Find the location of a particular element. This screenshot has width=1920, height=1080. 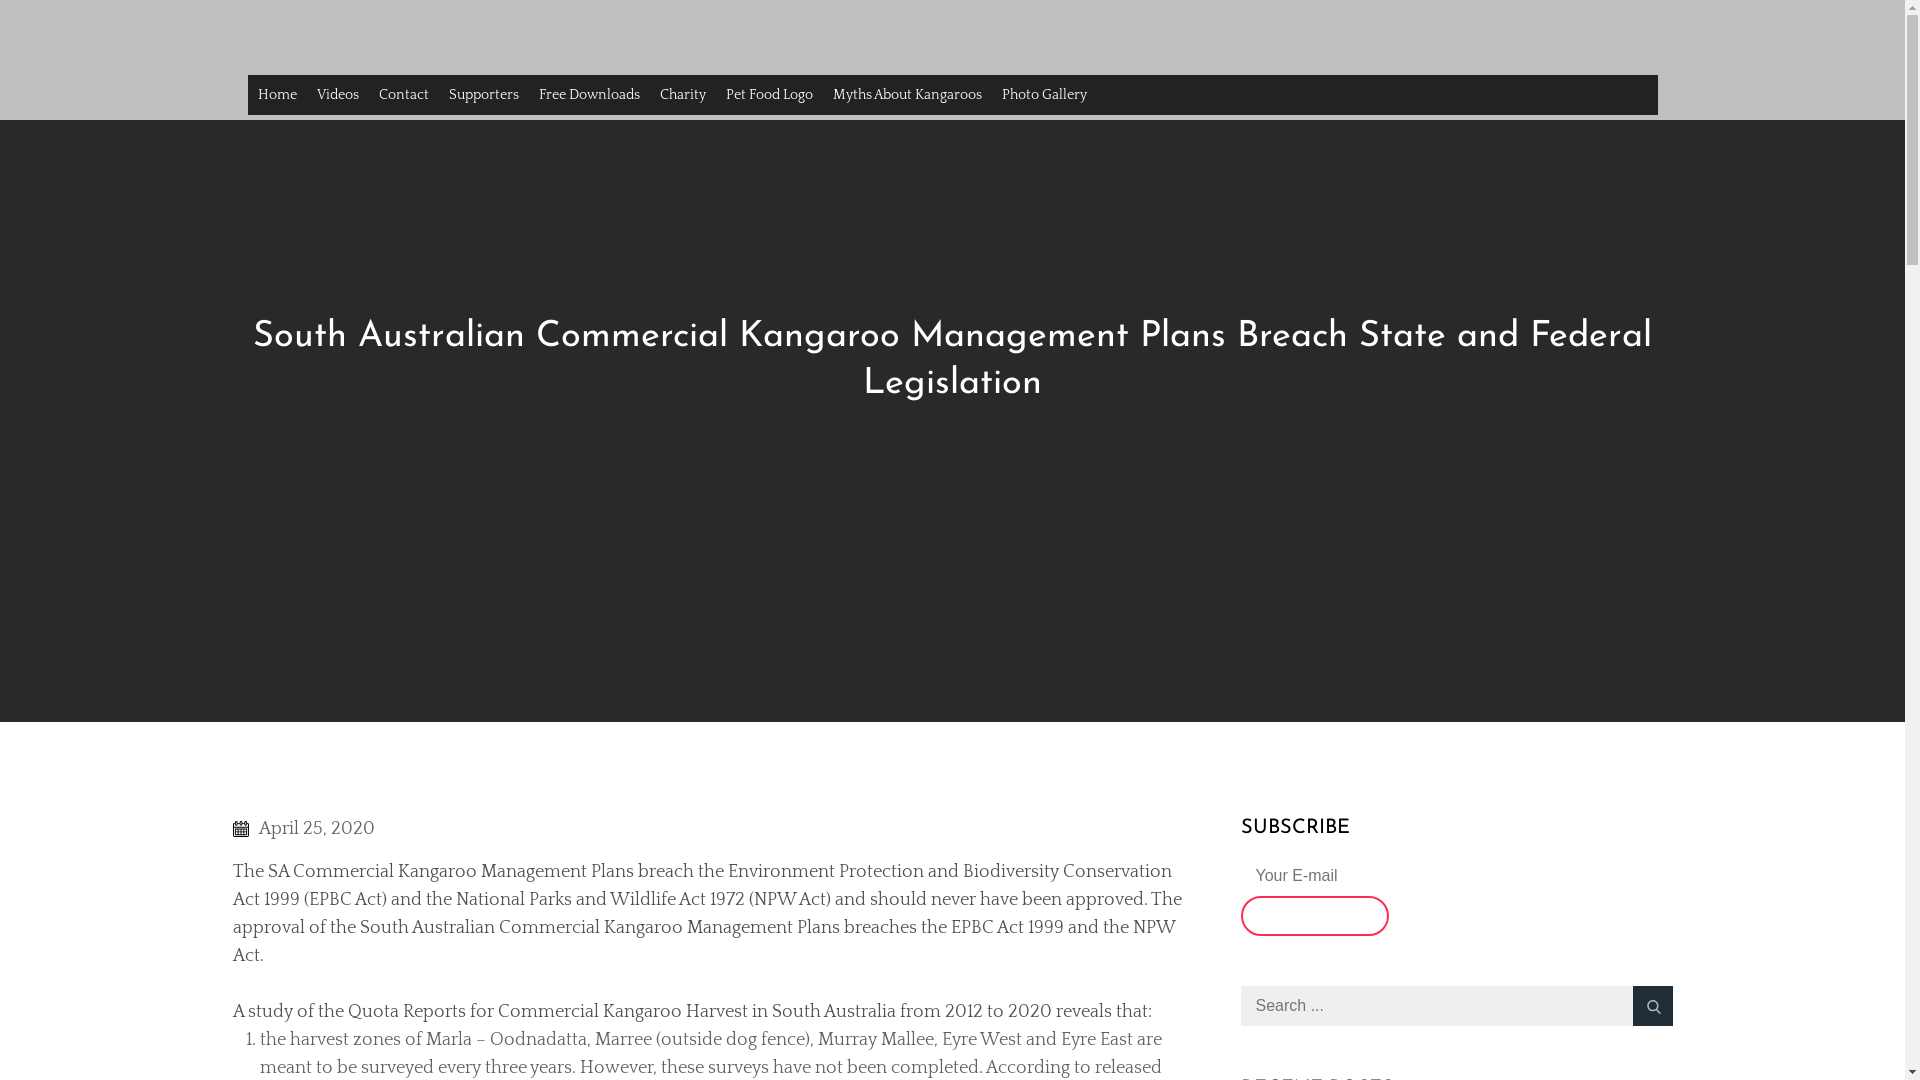

'Contact' is located at coordinates (402, 95).